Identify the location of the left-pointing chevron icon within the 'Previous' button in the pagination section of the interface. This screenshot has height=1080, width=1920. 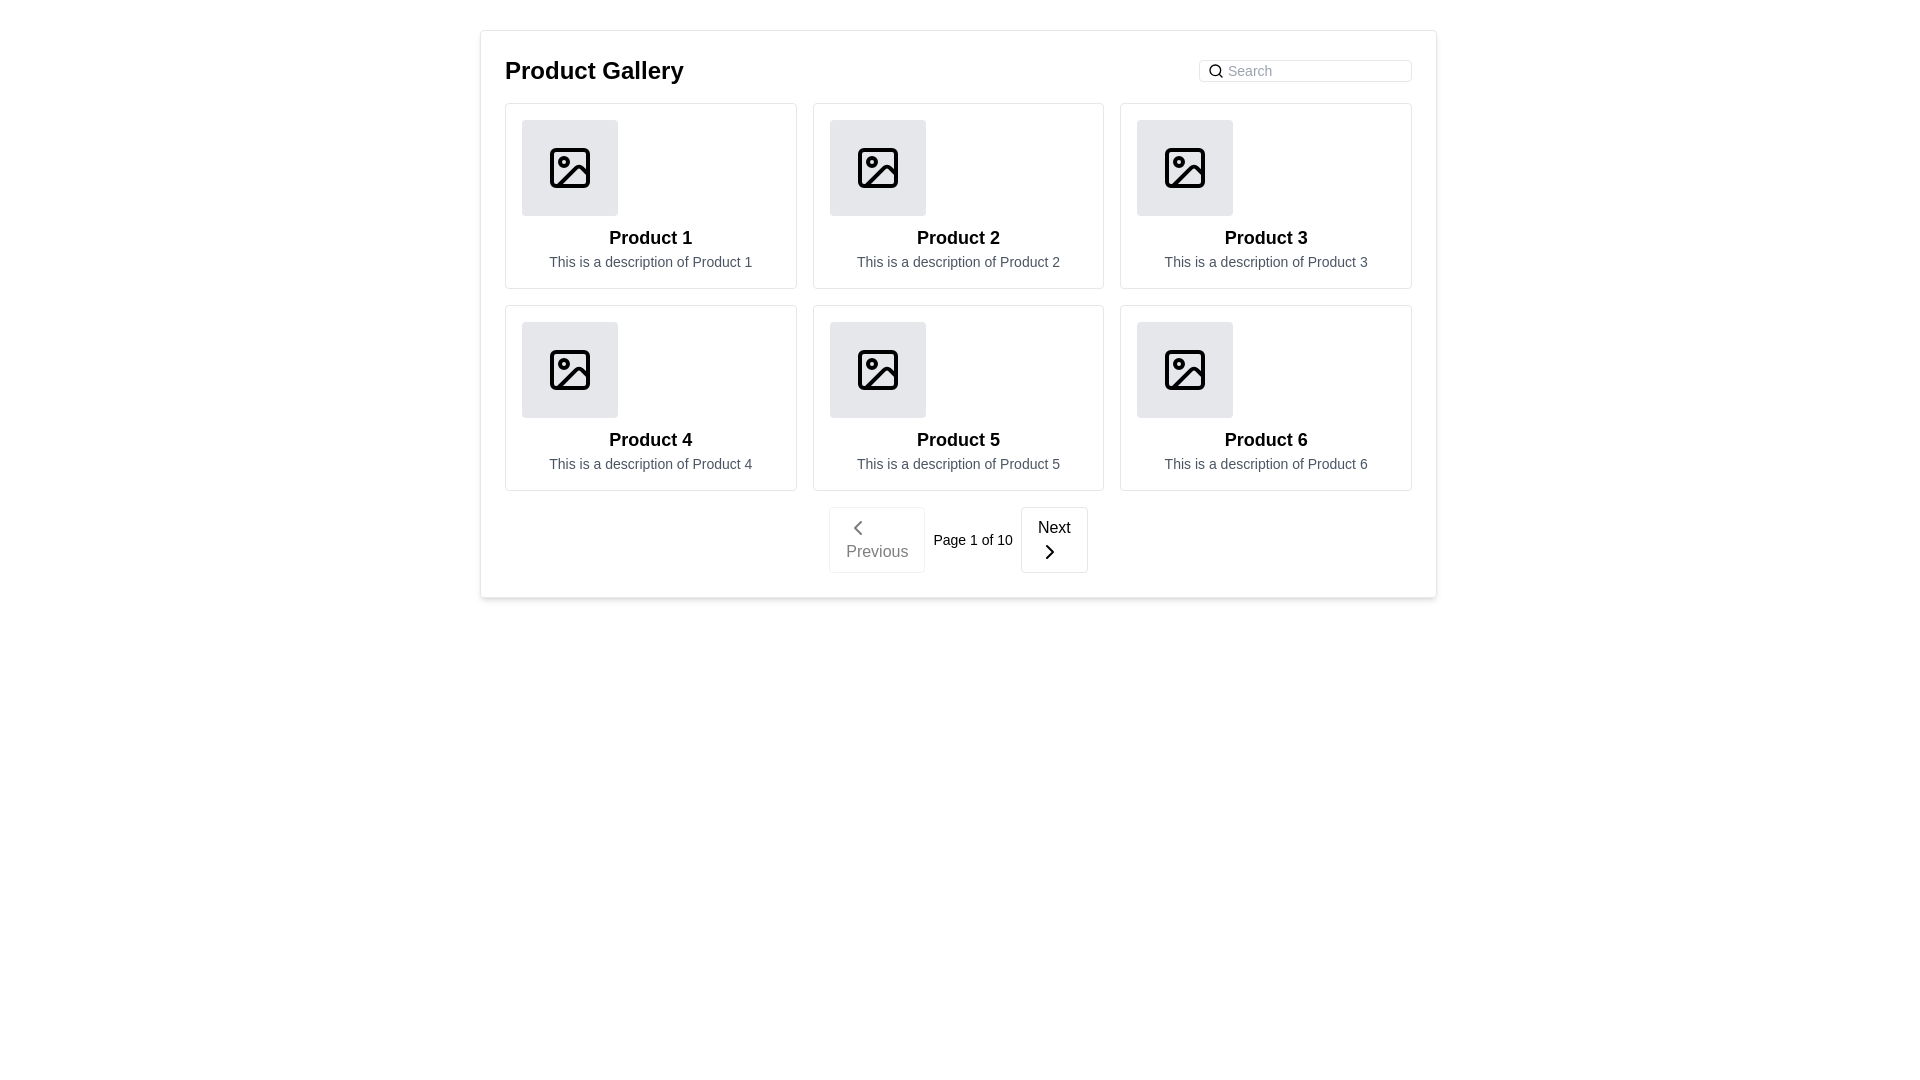
(858, 527).